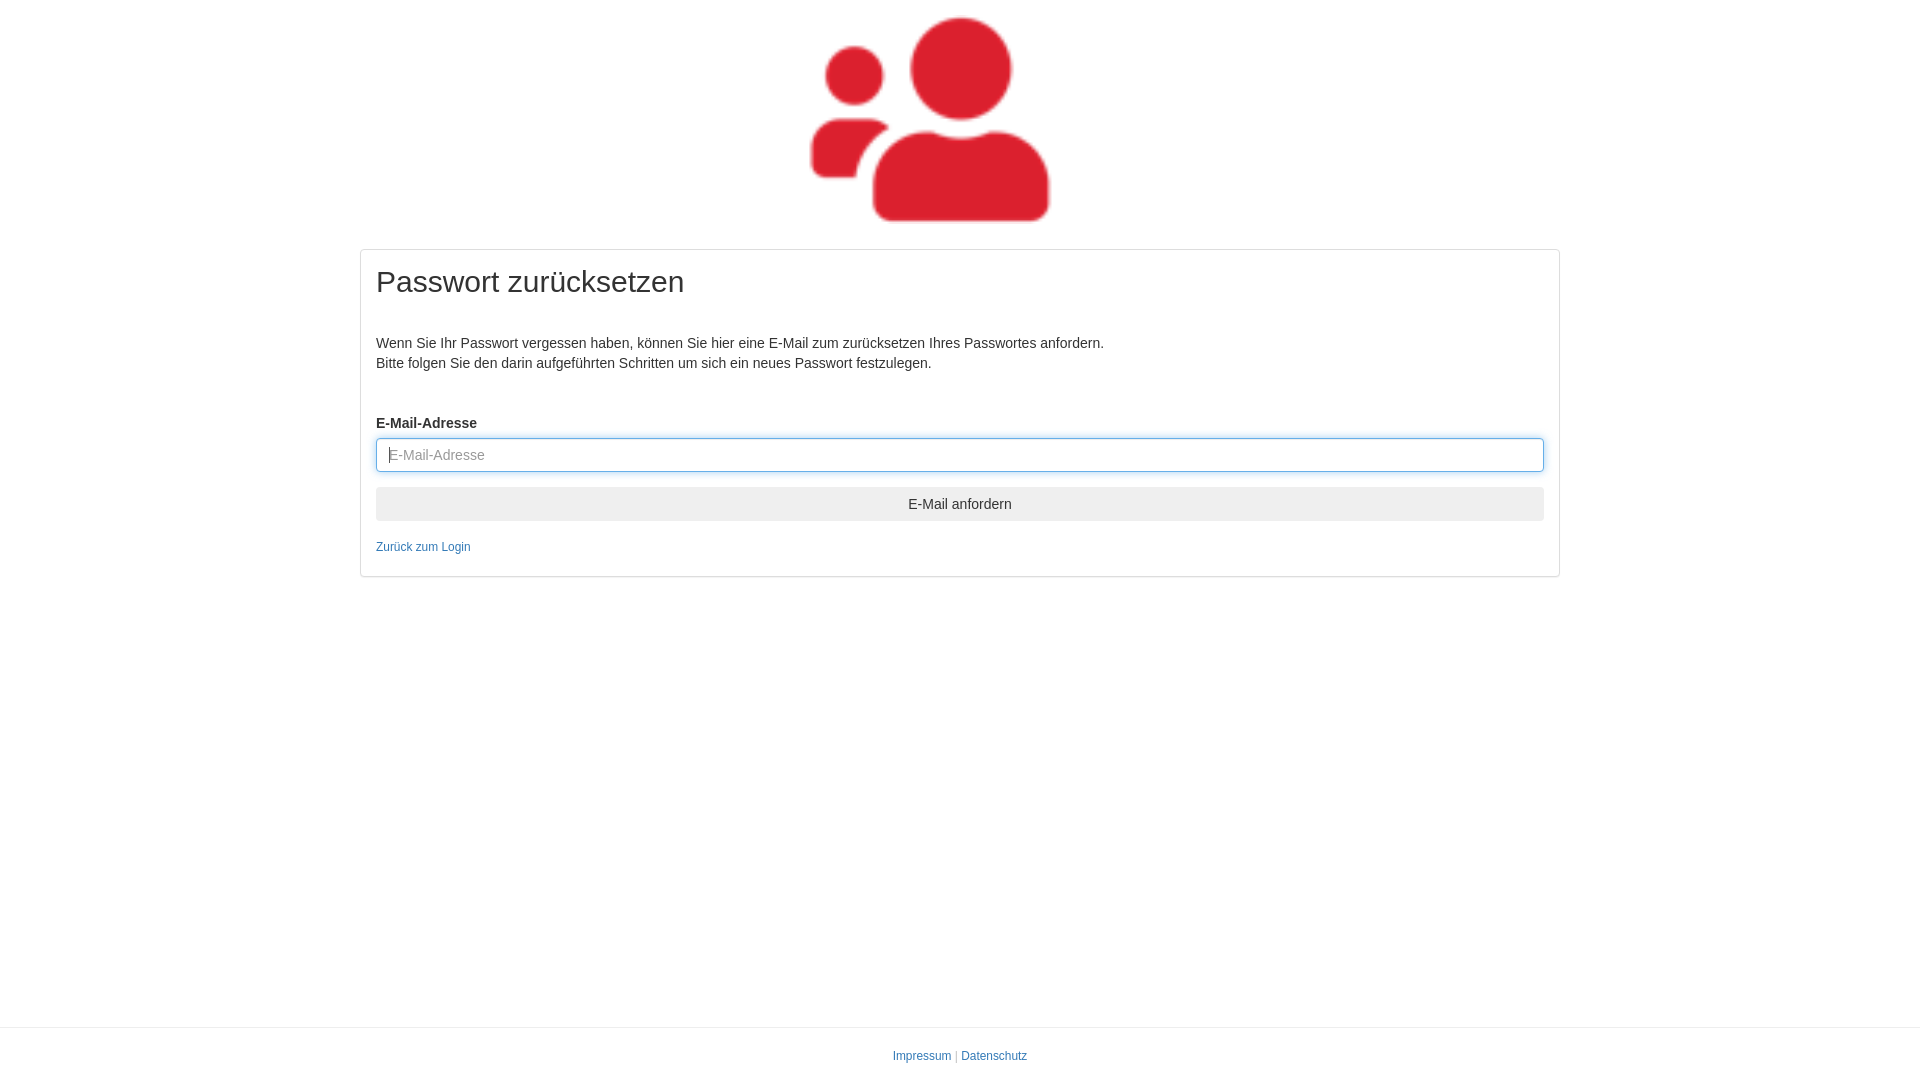 The width and height of the screenshot is (1920, 1080). I want to click on 'Impressum', so click(921, 1055).